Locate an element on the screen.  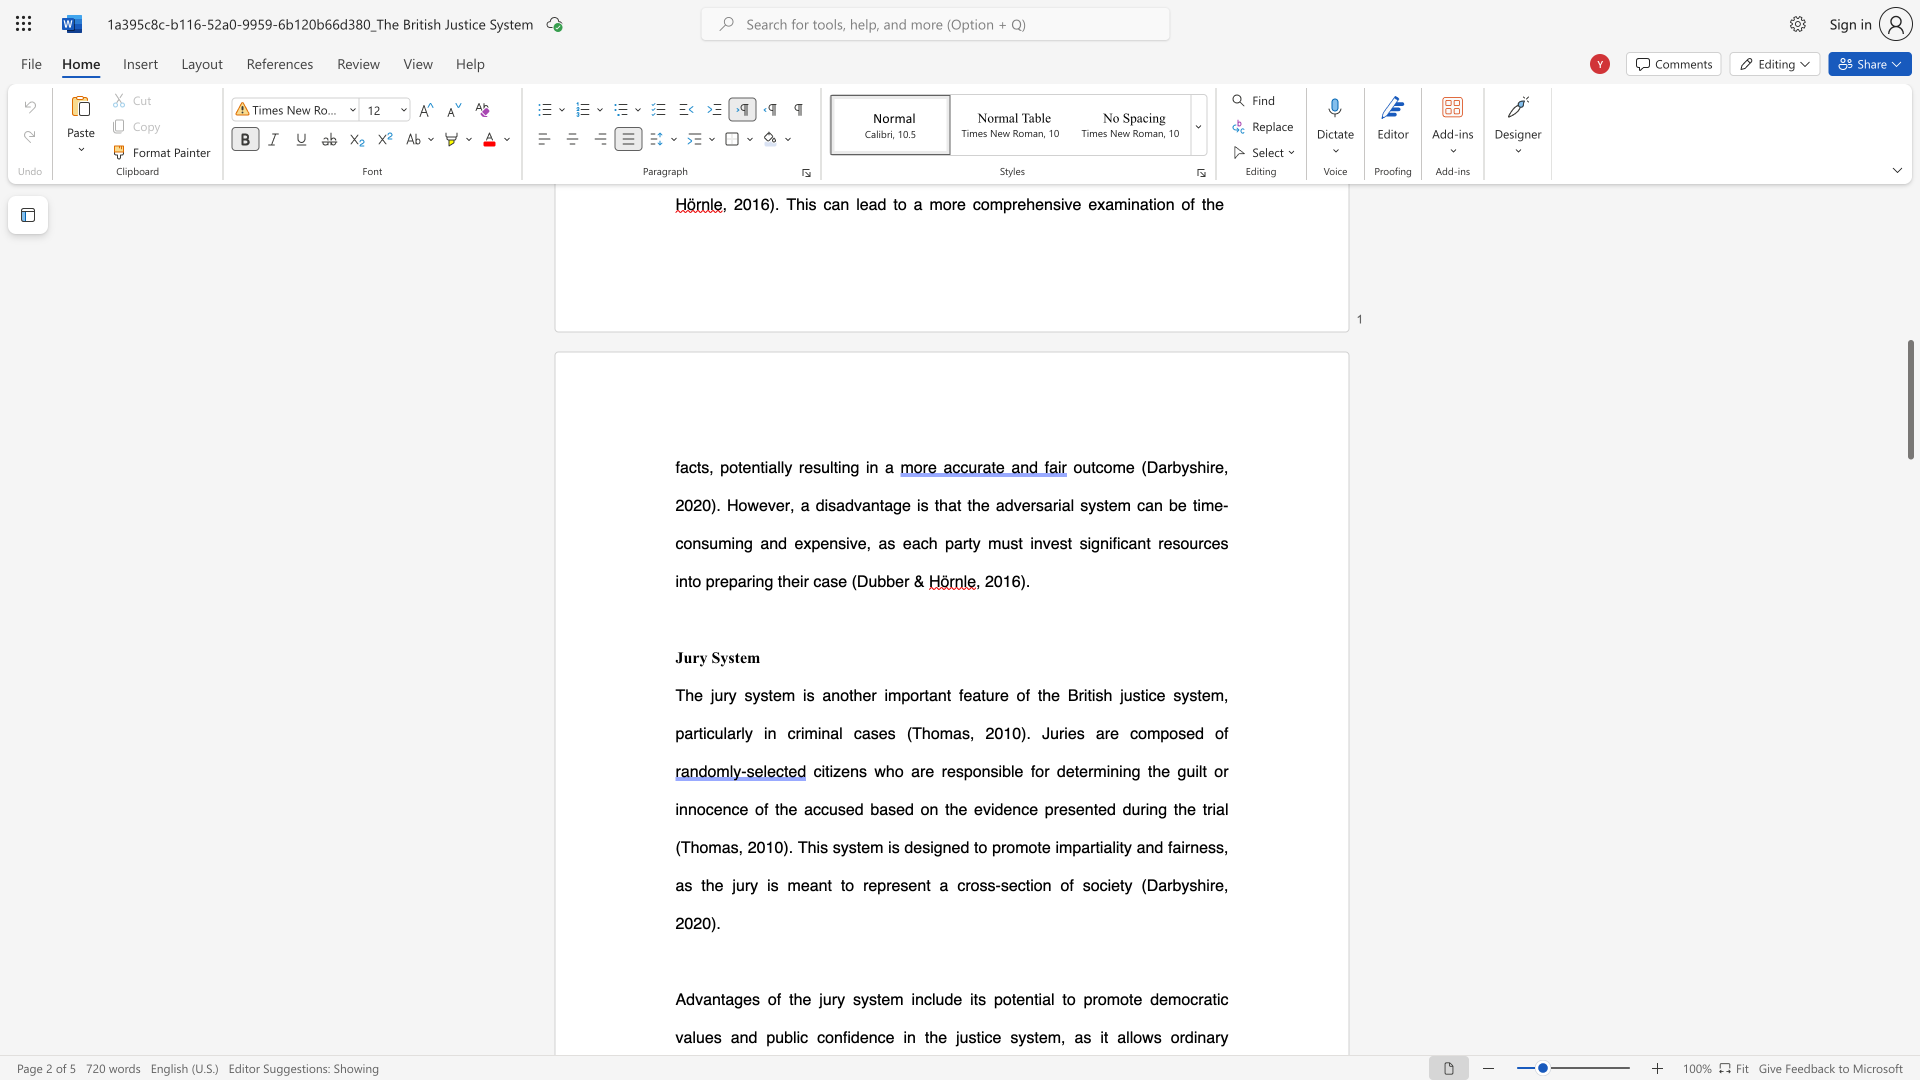
the 4th character "s" in the text is located at coordinates (1085, 884).